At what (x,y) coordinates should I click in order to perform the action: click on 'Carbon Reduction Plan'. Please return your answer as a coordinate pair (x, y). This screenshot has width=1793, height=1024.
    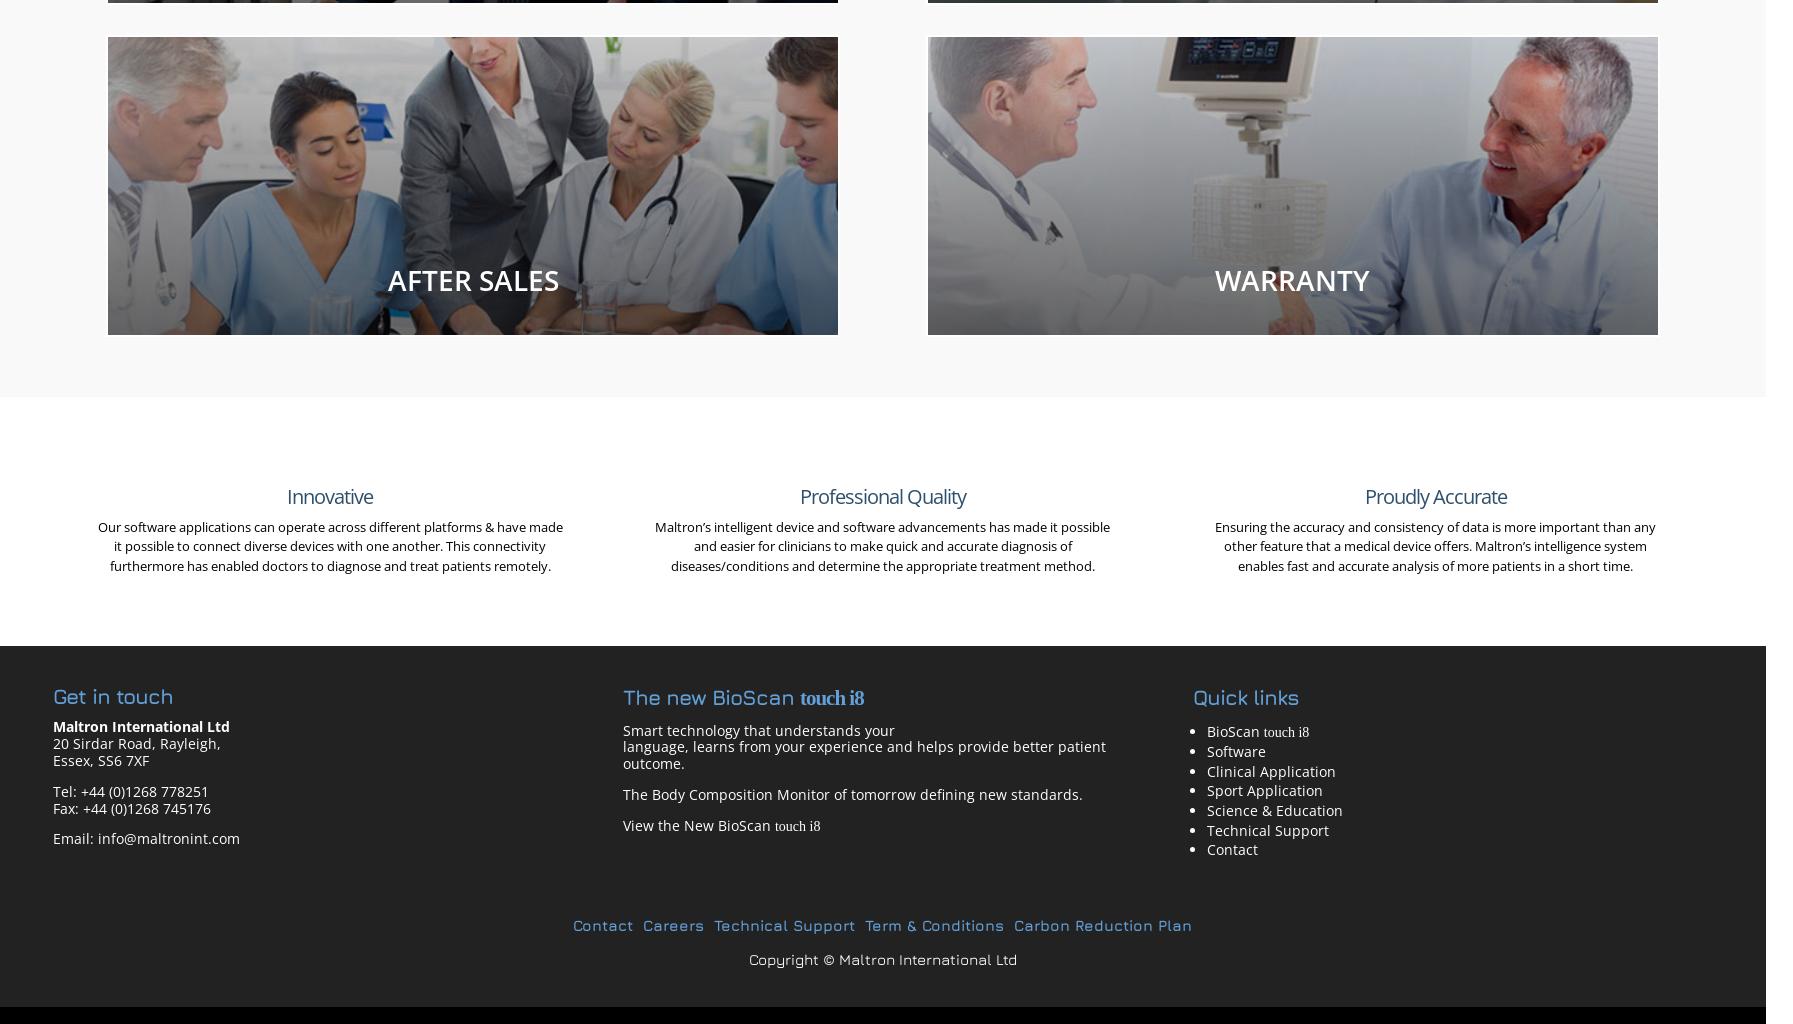
    Looking at the image, I should click on (1103, 923).